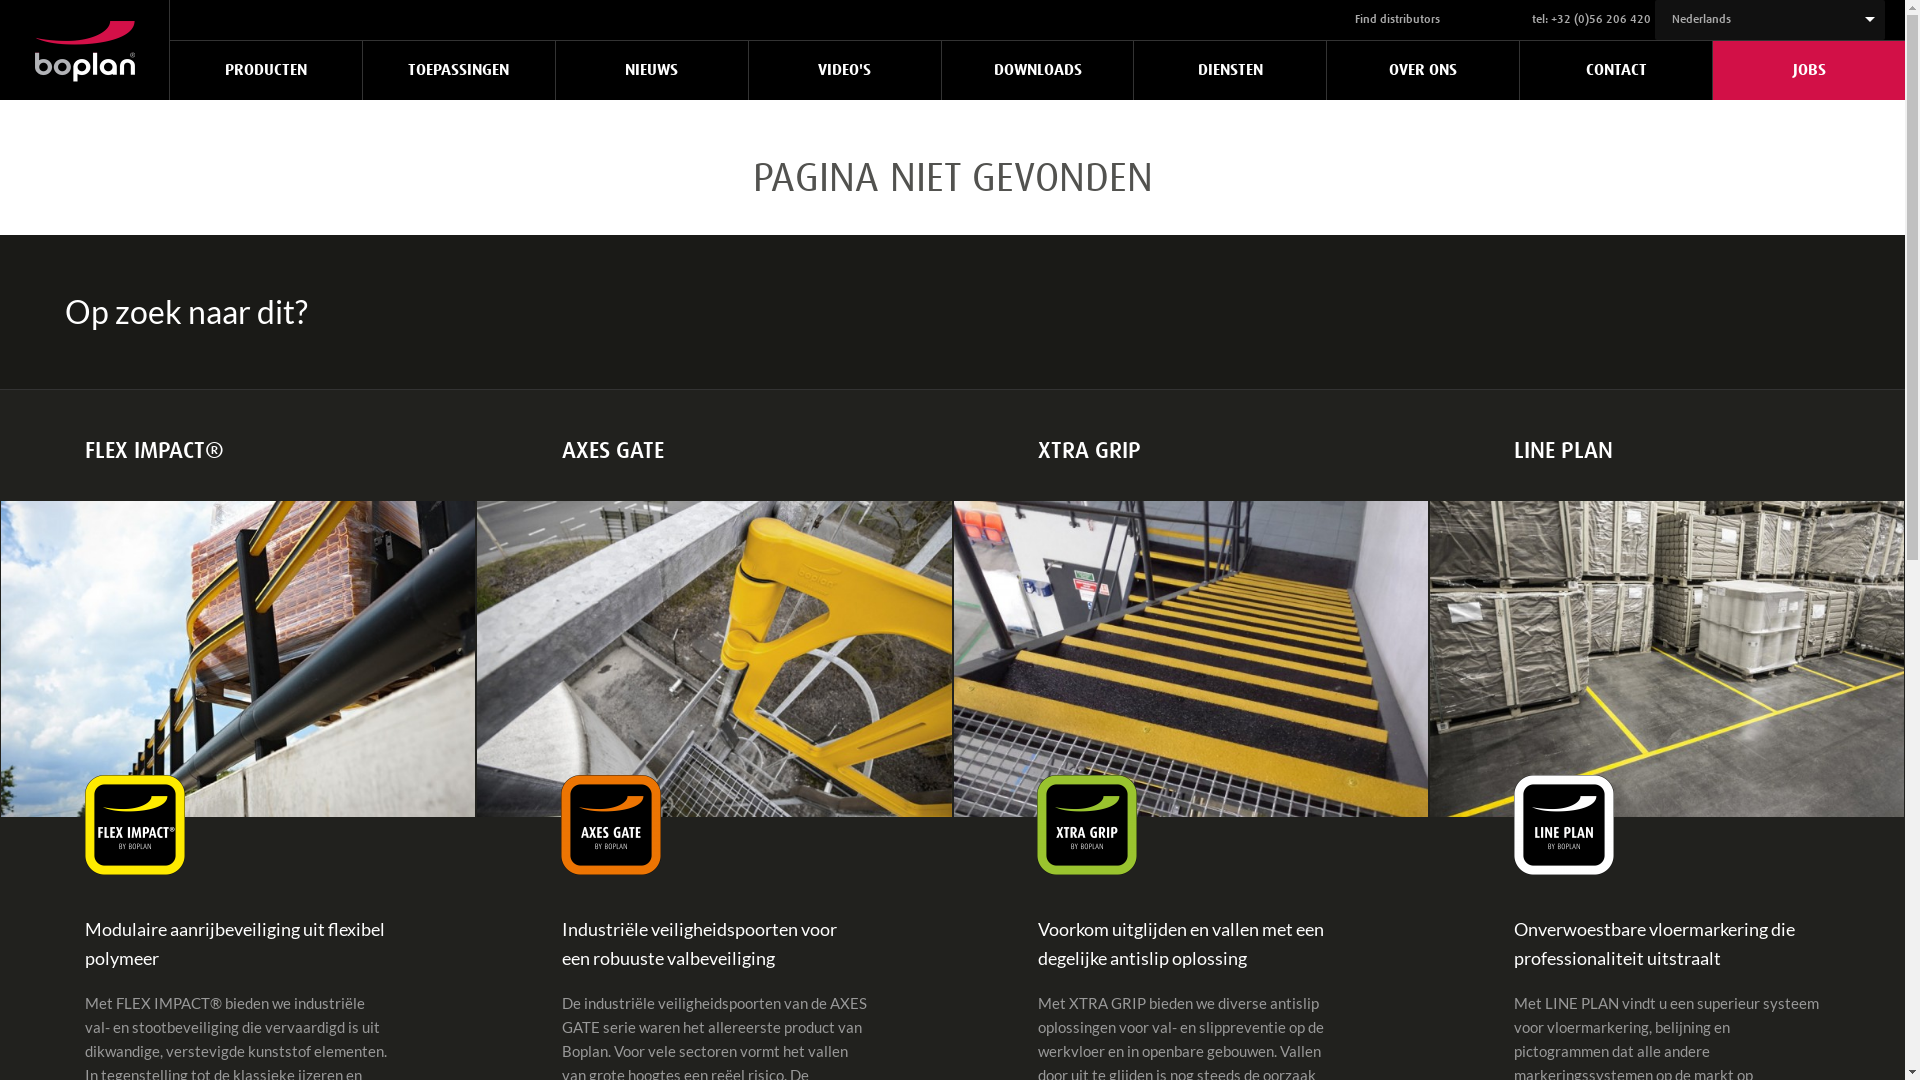 Image resolution: width=1920 pixels, height=1080 pixels. What do you see at coordinates (238, 659) in the screenshot?
I see `'Boplan Flex Impact traffic barrier'` at bounding box center [238, 659].